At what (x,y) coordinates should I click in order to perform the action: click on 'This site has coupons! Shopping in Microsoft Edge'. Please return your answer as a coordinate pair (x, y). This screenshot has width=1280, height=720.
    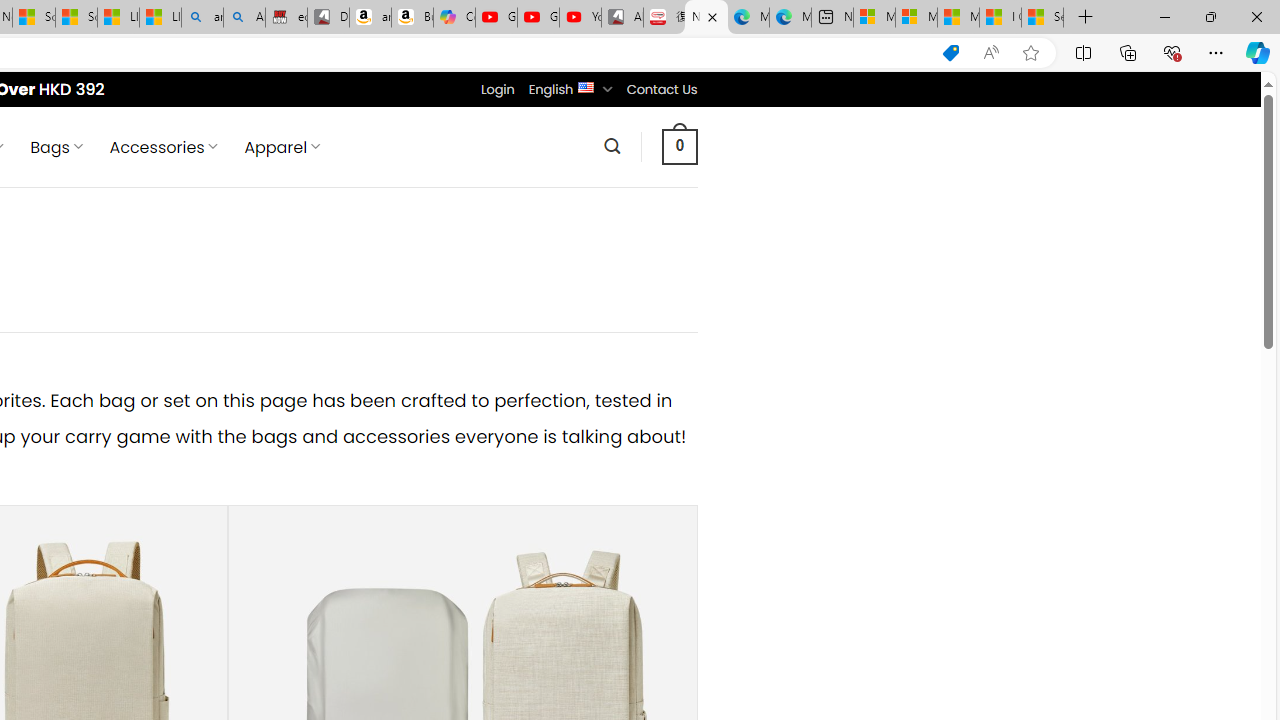
    Looking at the image, I should click on (950, 52).